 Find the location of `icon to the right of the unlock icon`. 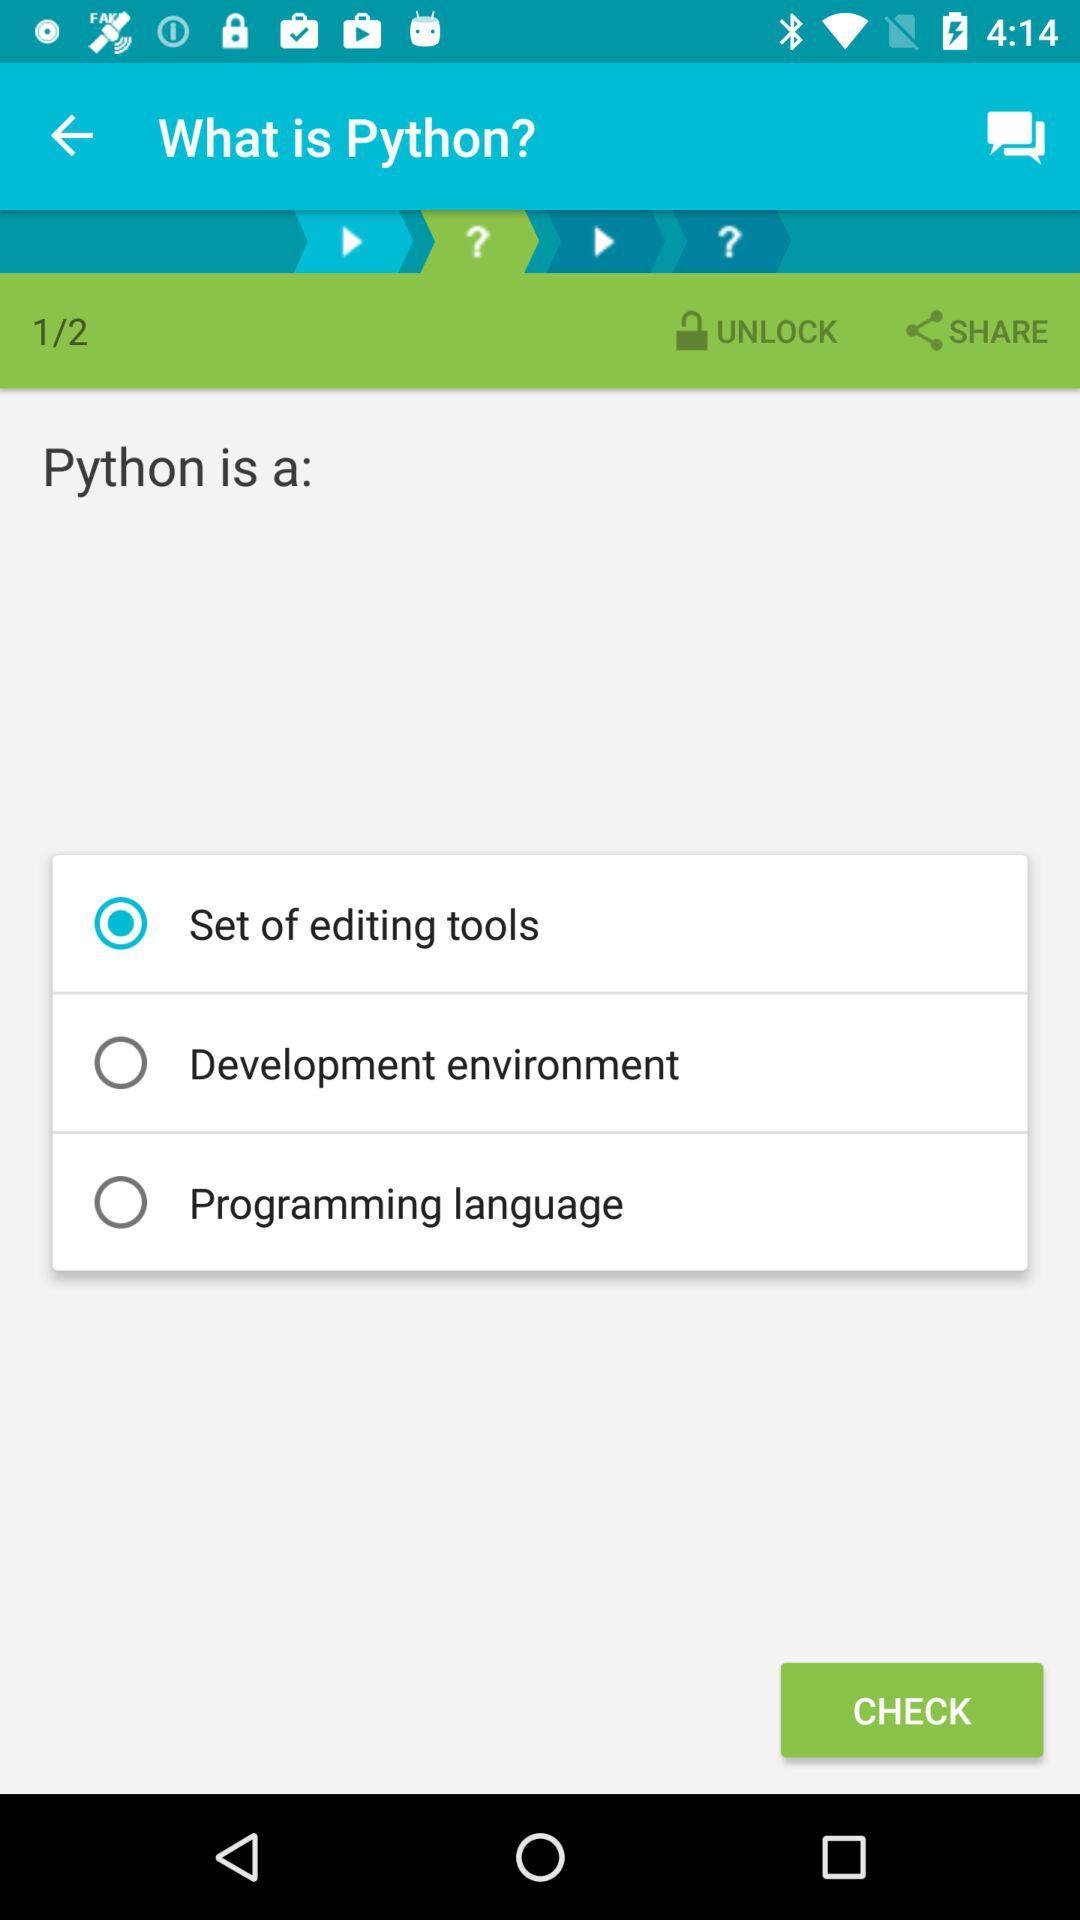

icon to the right of the unlock icon is located at coordinates (973, 330).